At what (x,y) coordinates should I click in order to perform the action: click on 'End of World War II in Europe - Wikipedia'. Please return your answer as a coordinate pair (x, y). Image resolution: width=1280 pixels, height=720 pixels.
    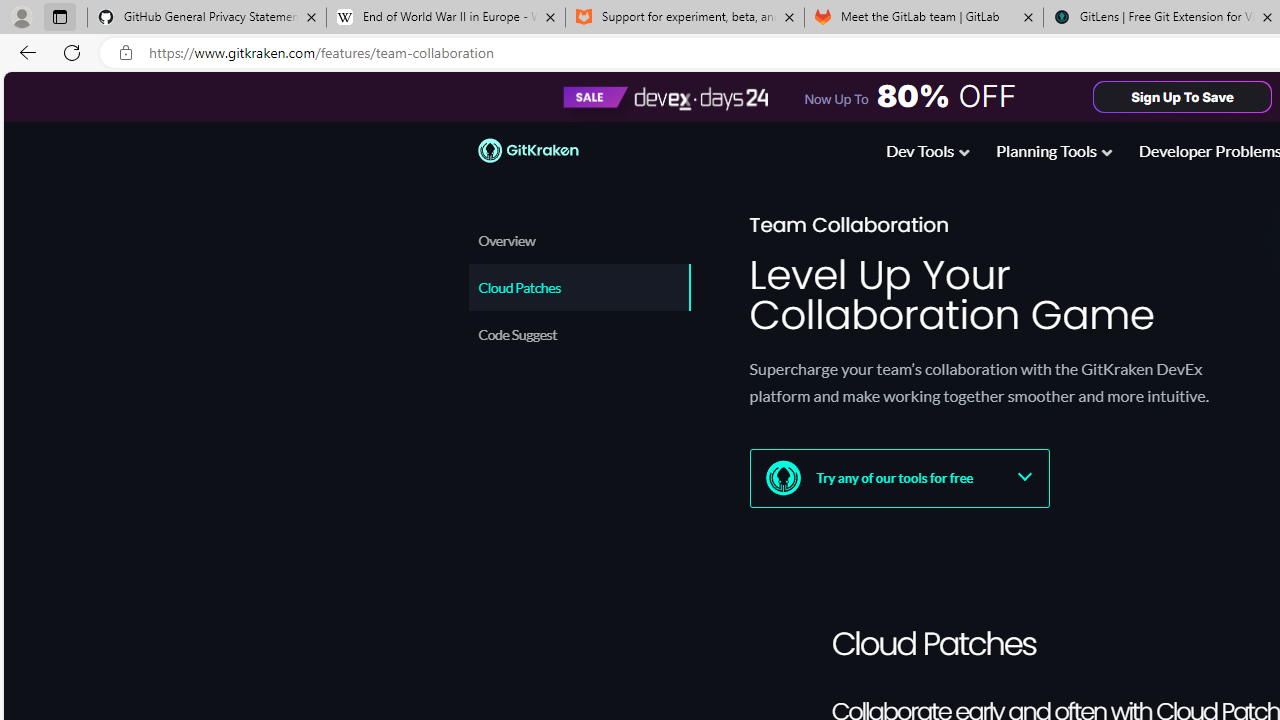
    Looking at the image, I should click on (444, 17).